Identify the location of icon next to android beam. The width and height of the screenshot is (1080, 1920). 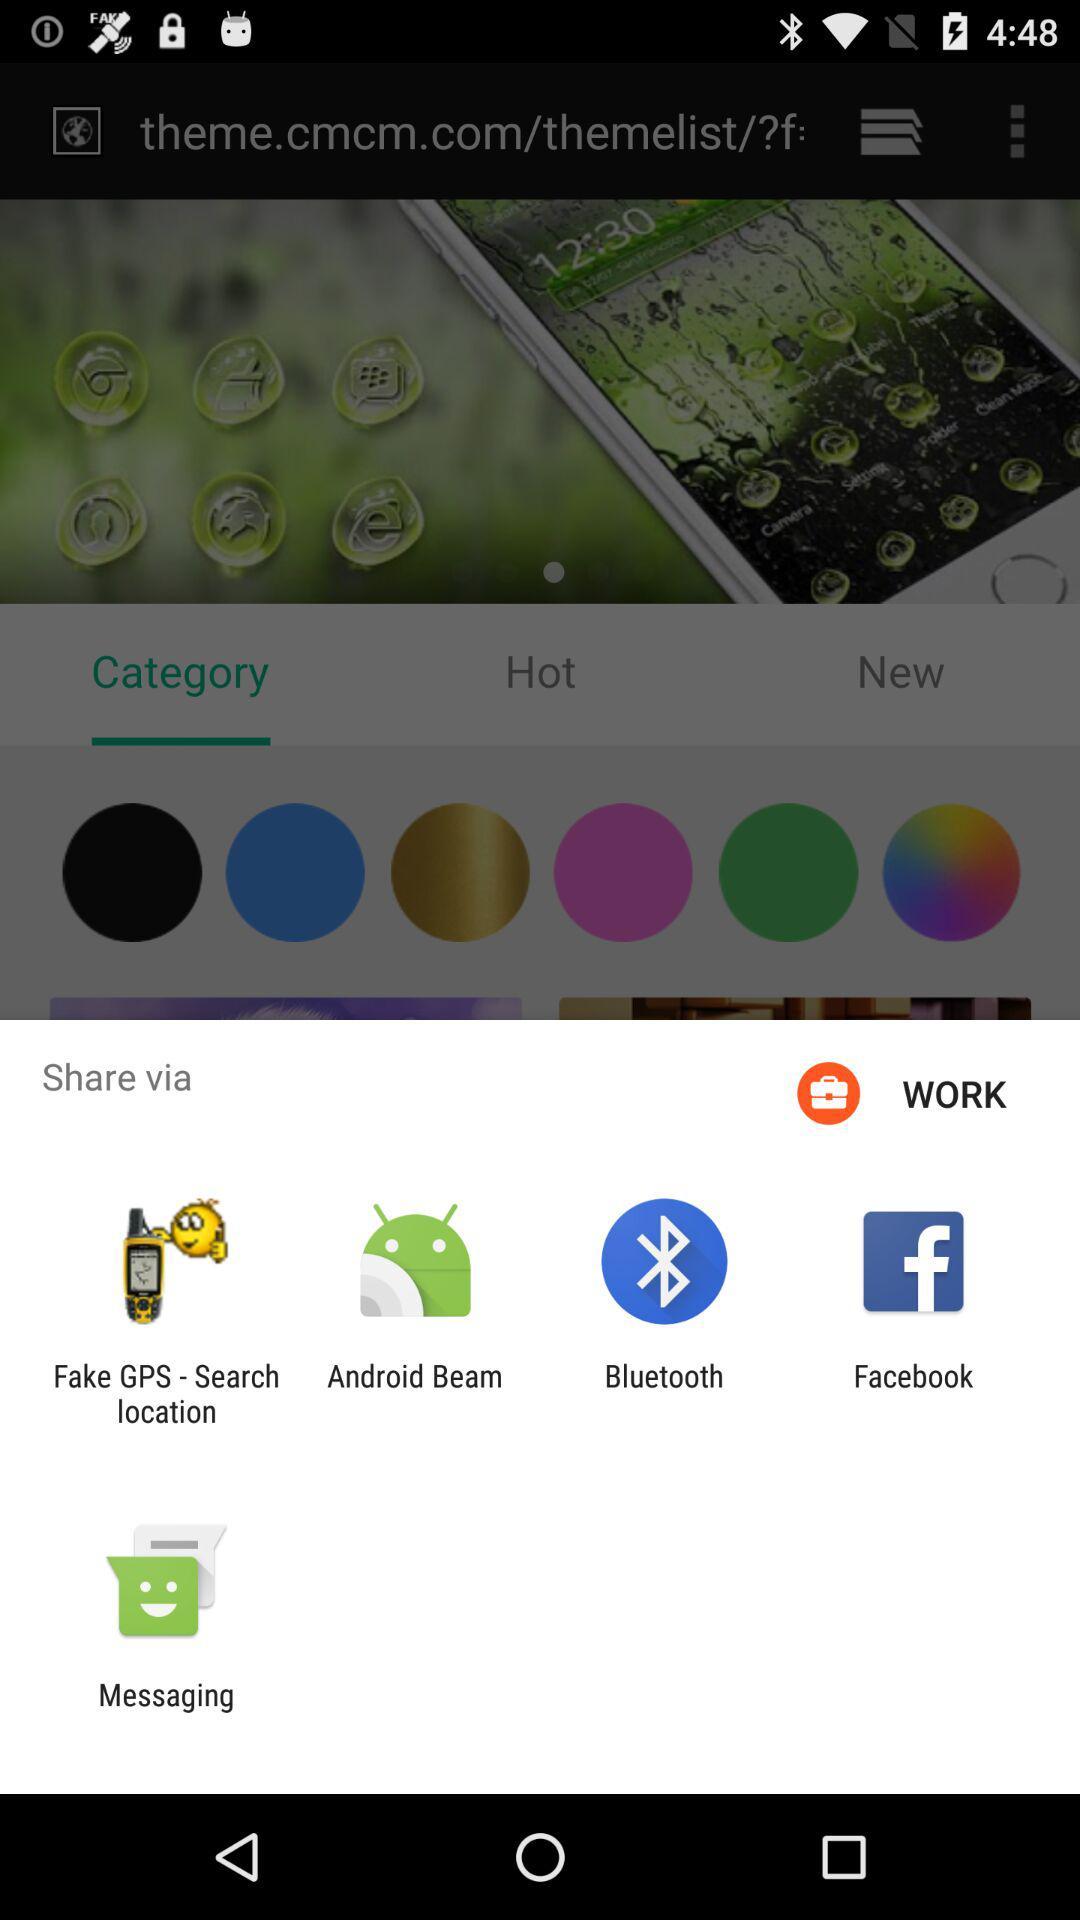
(165, 1392).